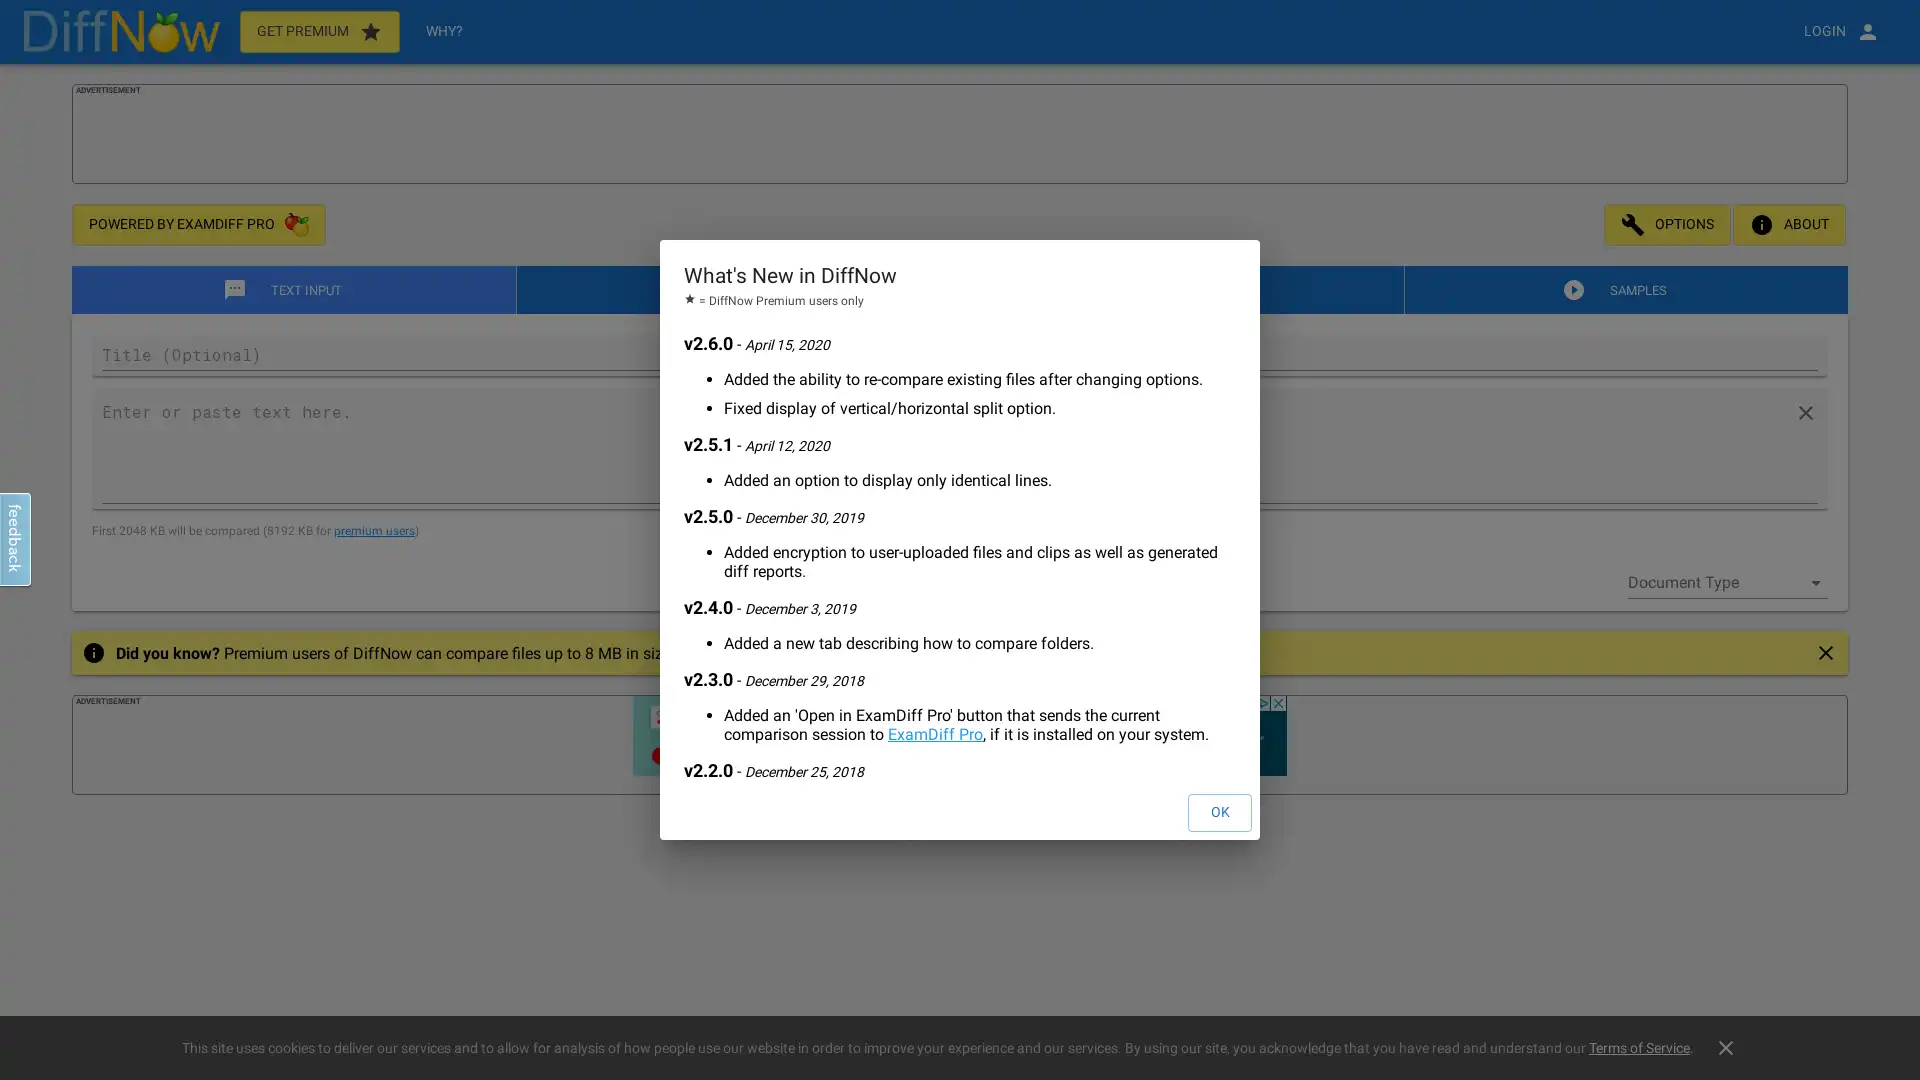 The width and height of the screenshot is (1920, 1080). Describe the element at coordinates (1667, 224) in the screenshot. I see `OPTIONS` at that location.